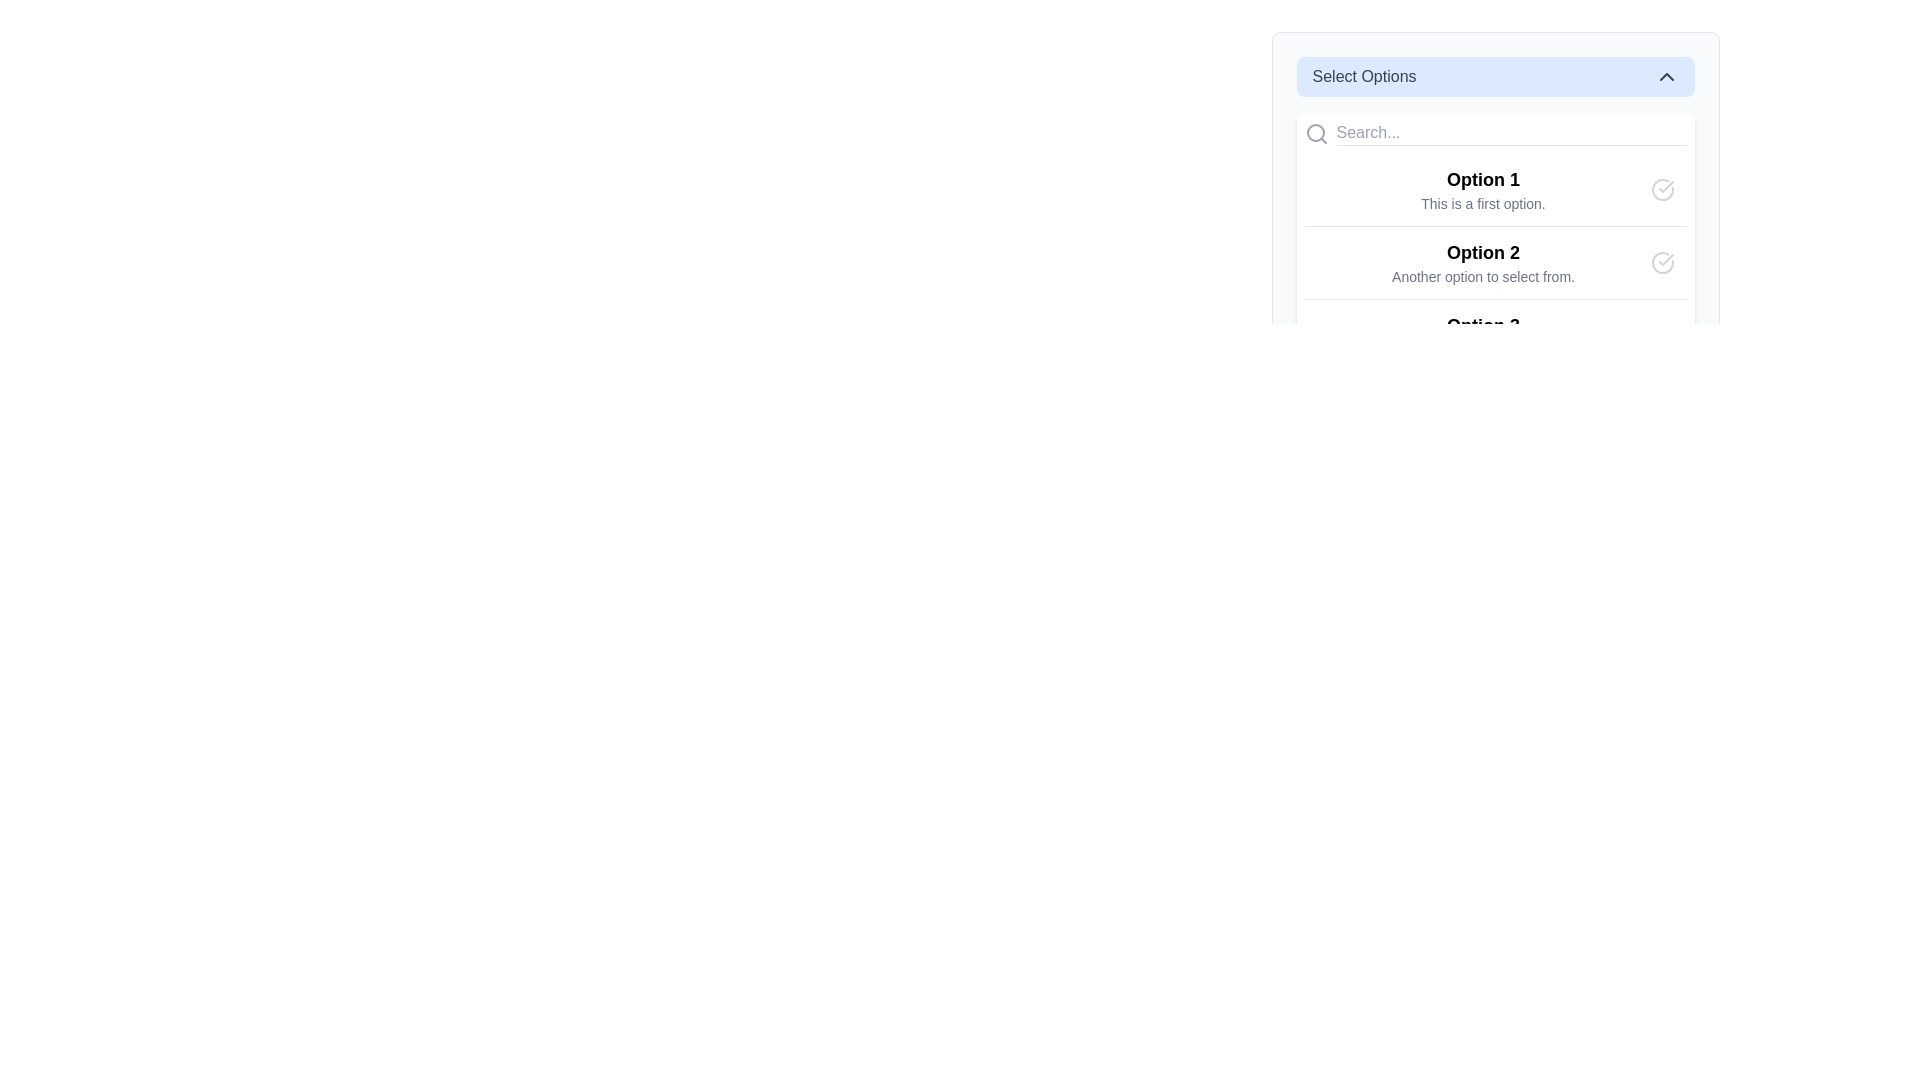 This screenshot has height=1080, width=1920. I want to click on the list item titled 'Option 1' with a descriptive text below it and a checkmark icon, so click(1495, 218).